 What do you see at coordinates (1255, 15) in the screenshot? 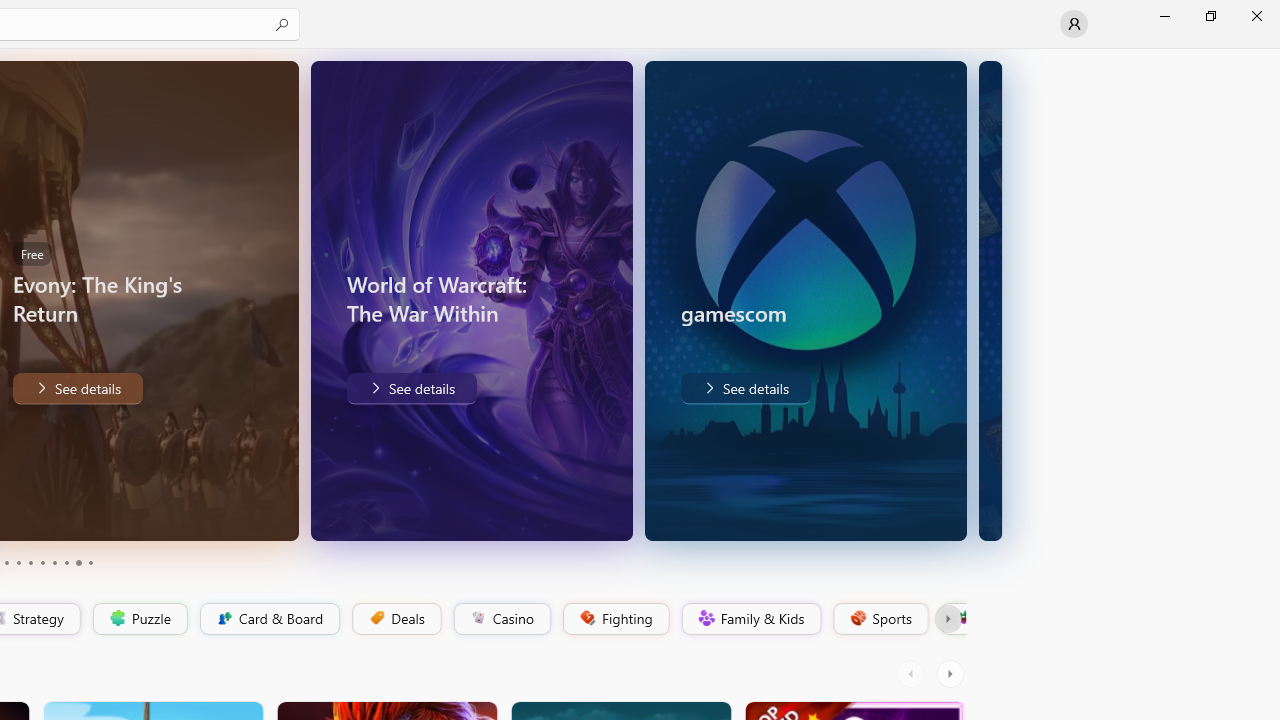
I see `'Close Microsoft Store'` at bounding box center [1255, 15].